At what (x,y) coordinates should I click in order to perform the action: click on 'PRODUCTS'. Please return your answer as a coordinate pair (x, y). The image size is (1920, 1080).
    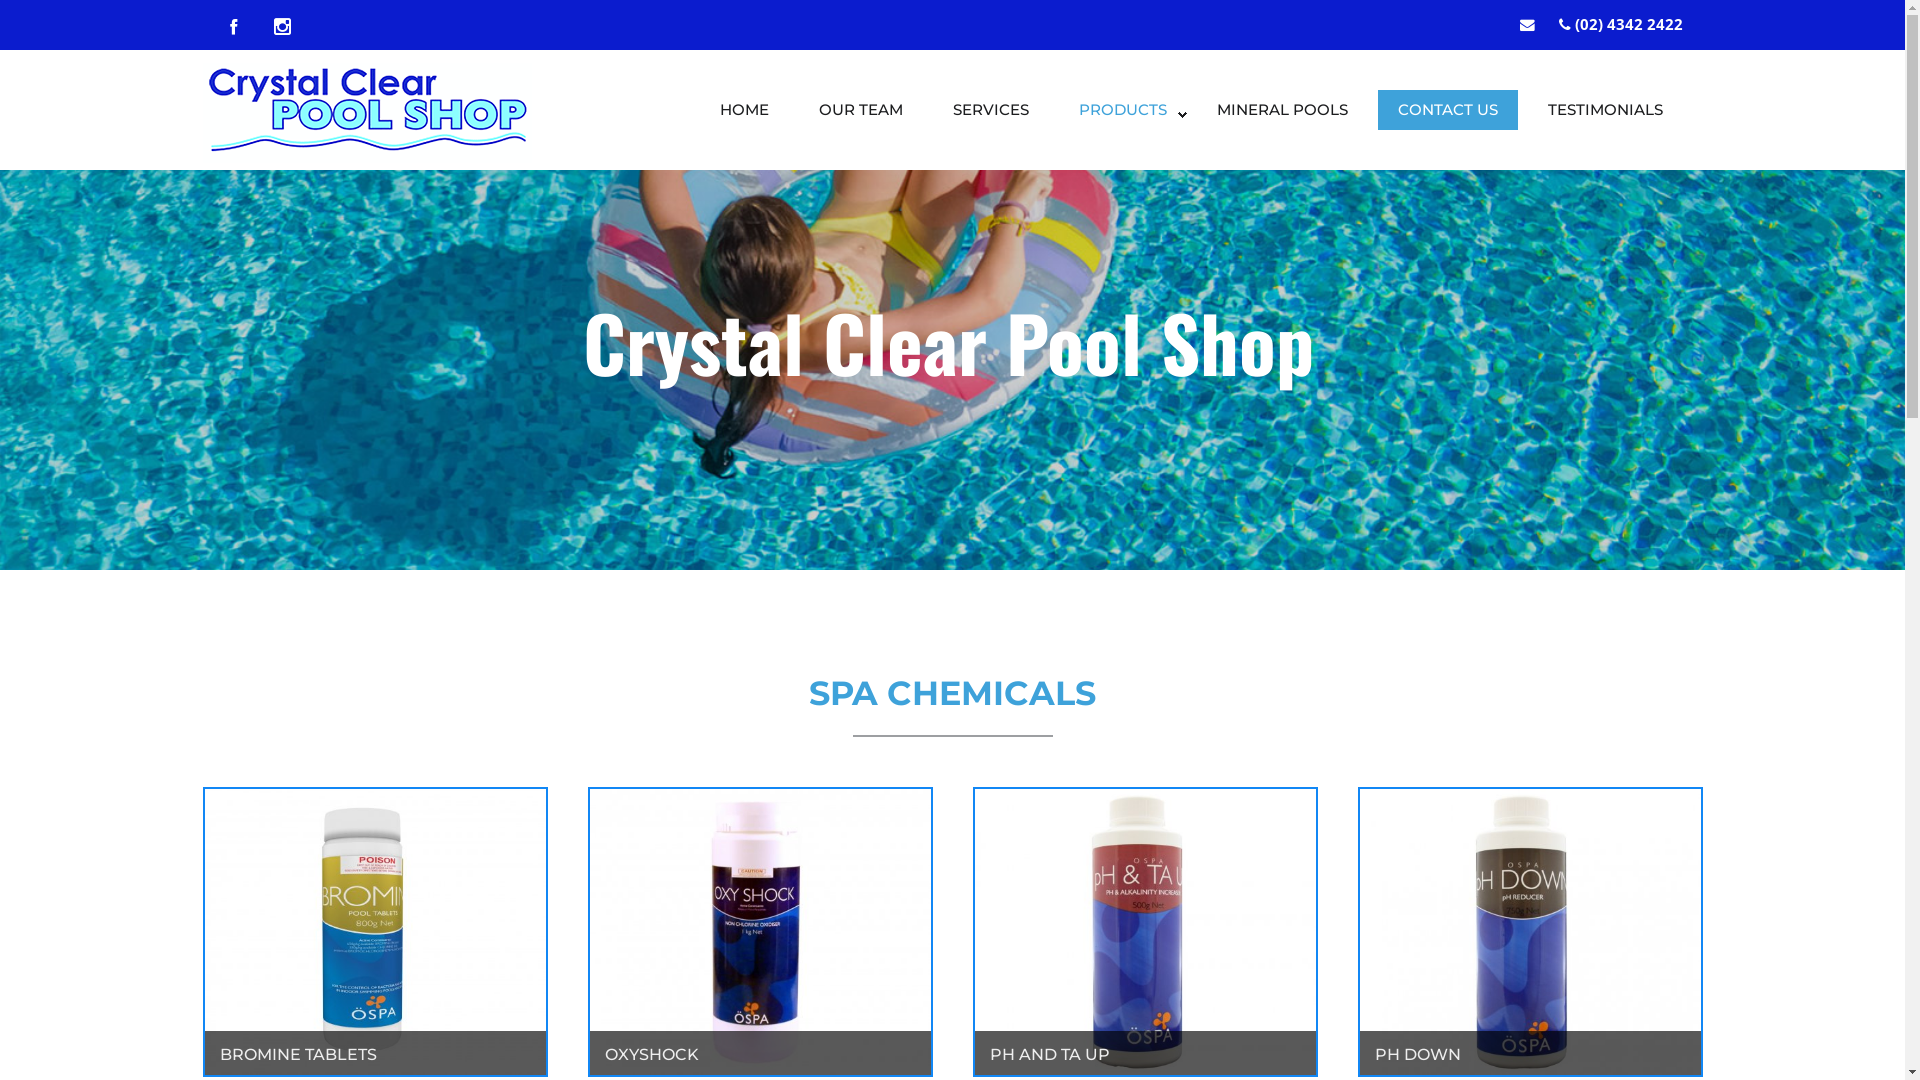
    Looking at the image, I should click on (1056, 115).